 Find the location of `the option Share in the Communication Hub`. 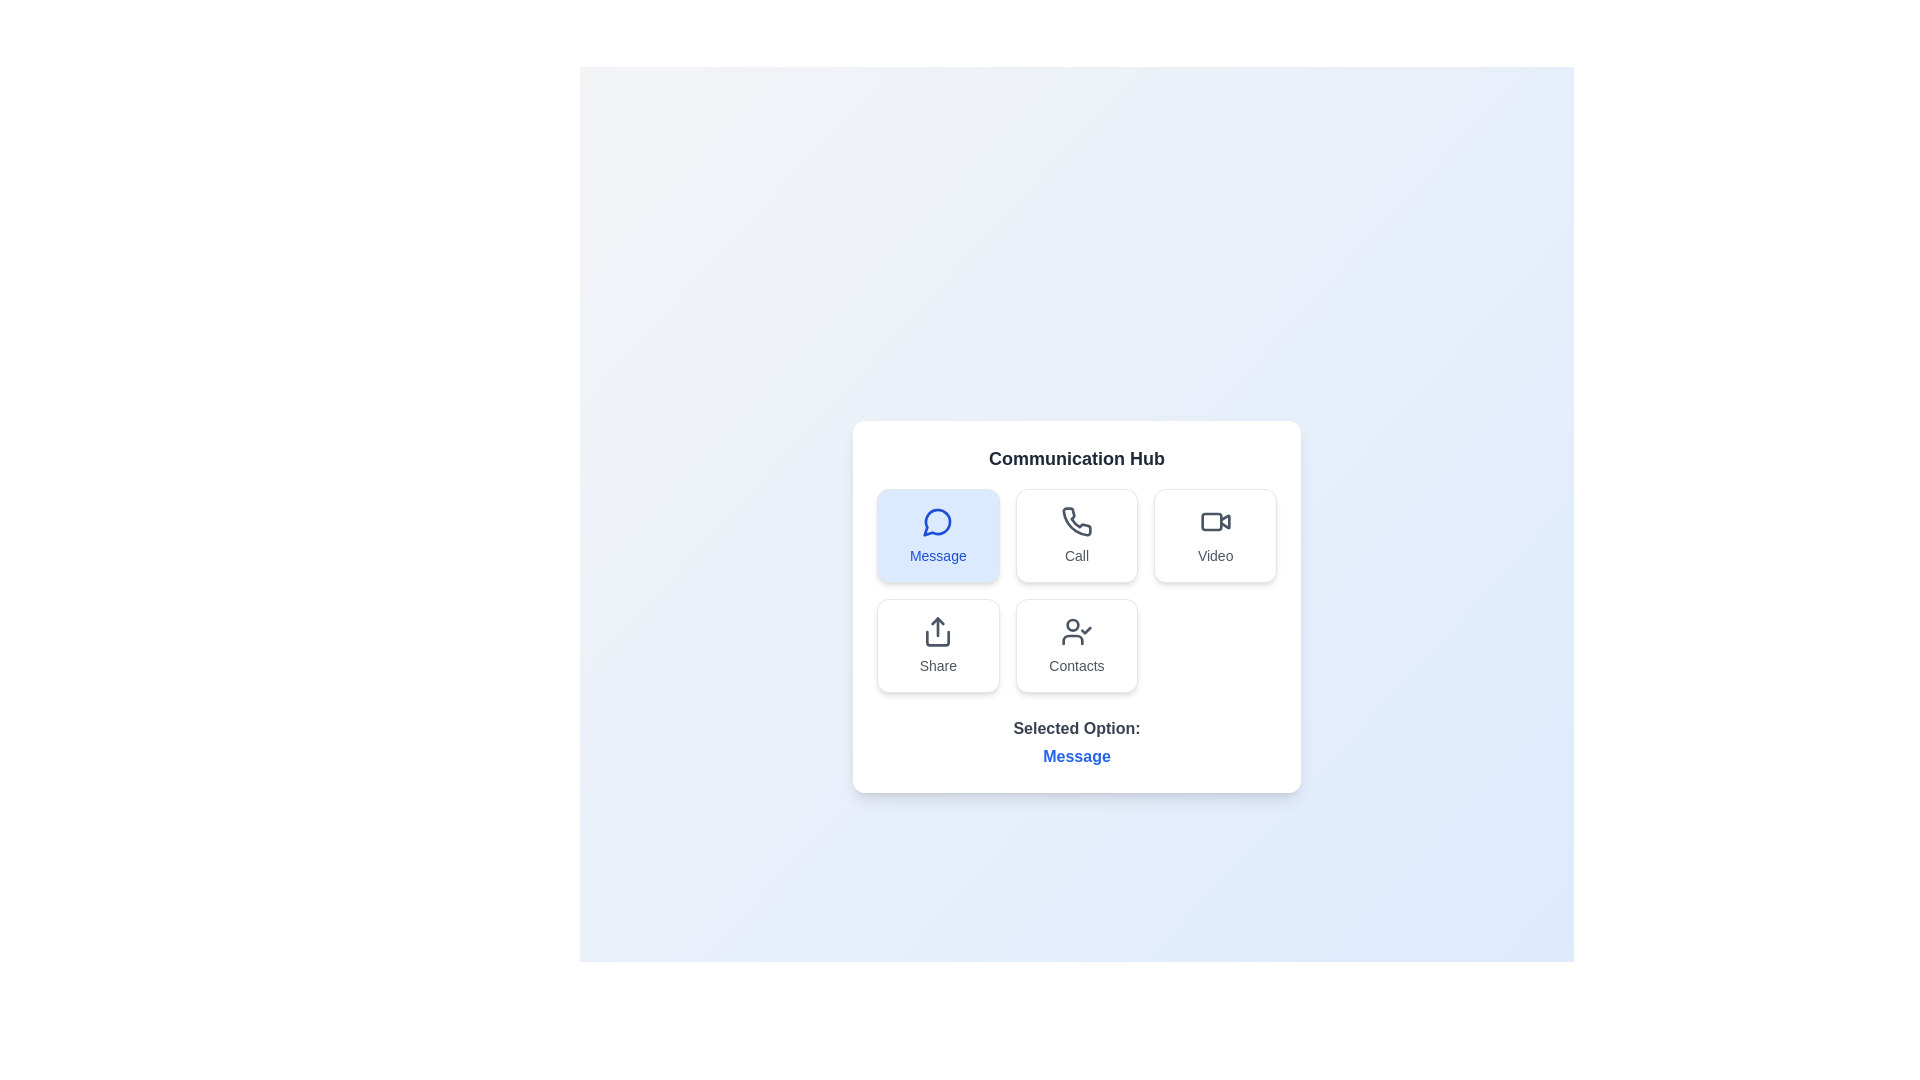

the option Share in the Communication Hub is located at coordinates (937, 645).